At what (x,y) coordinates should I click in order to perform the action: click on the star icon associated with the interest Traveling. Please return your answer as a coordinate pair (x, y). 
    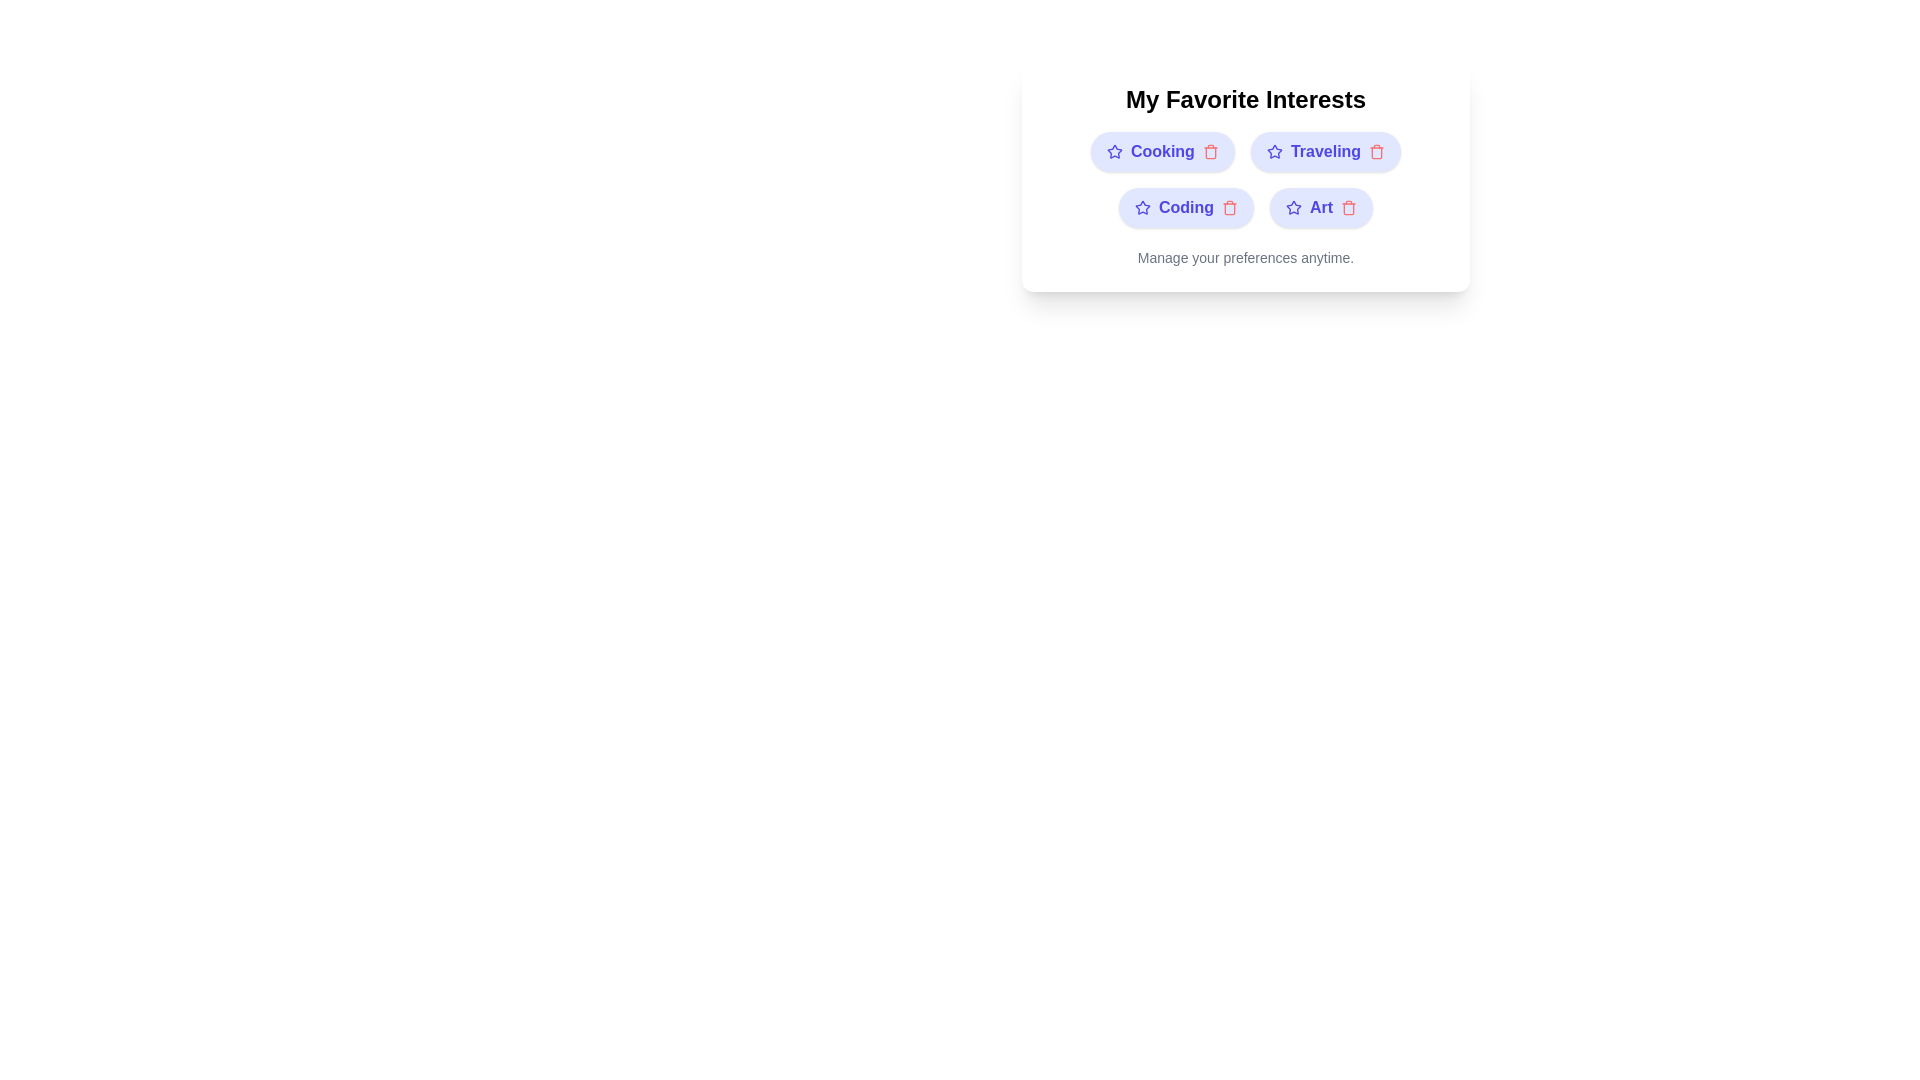
    Looking at the image, I should click on (1273, 150).